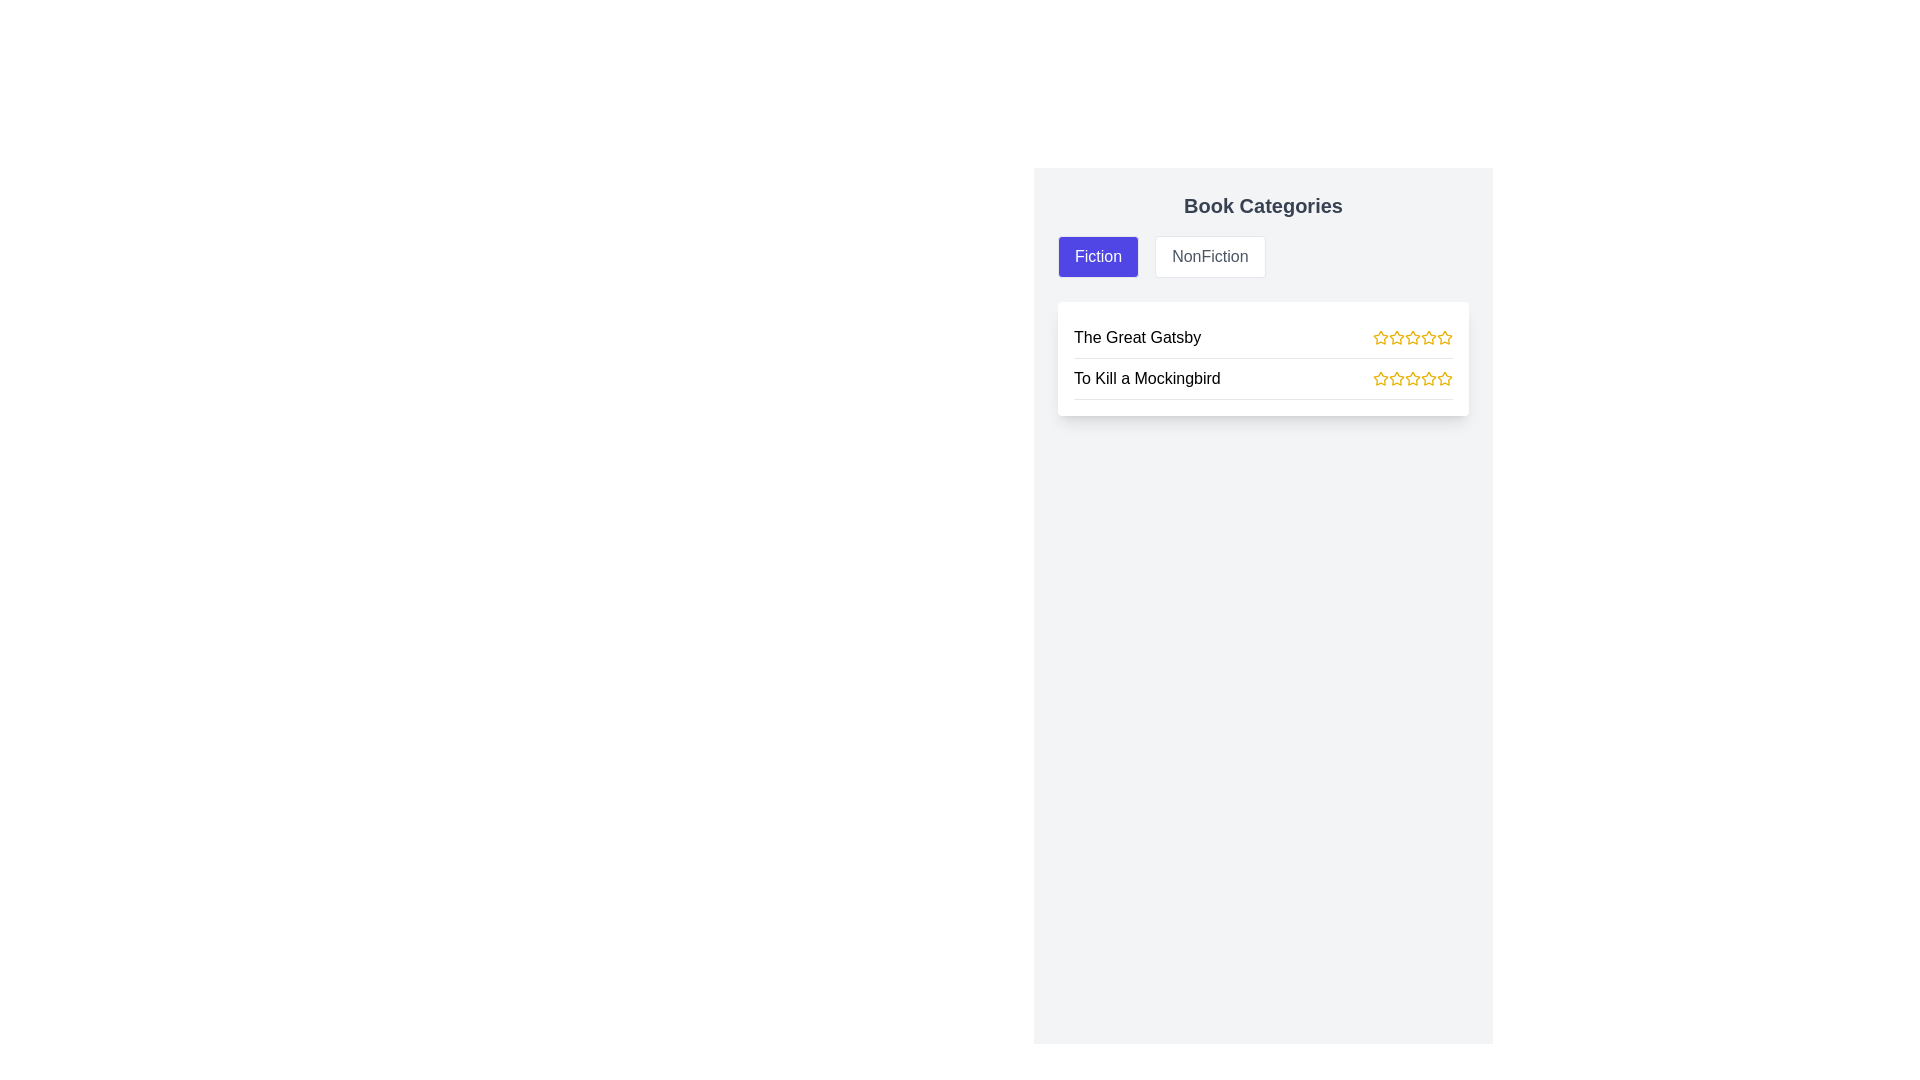  Describe the element at coordinates (1411, 337) in the screenshot. I see `the fourth yellow star in the rating system next to 'The Great Gatsby'` at that location.